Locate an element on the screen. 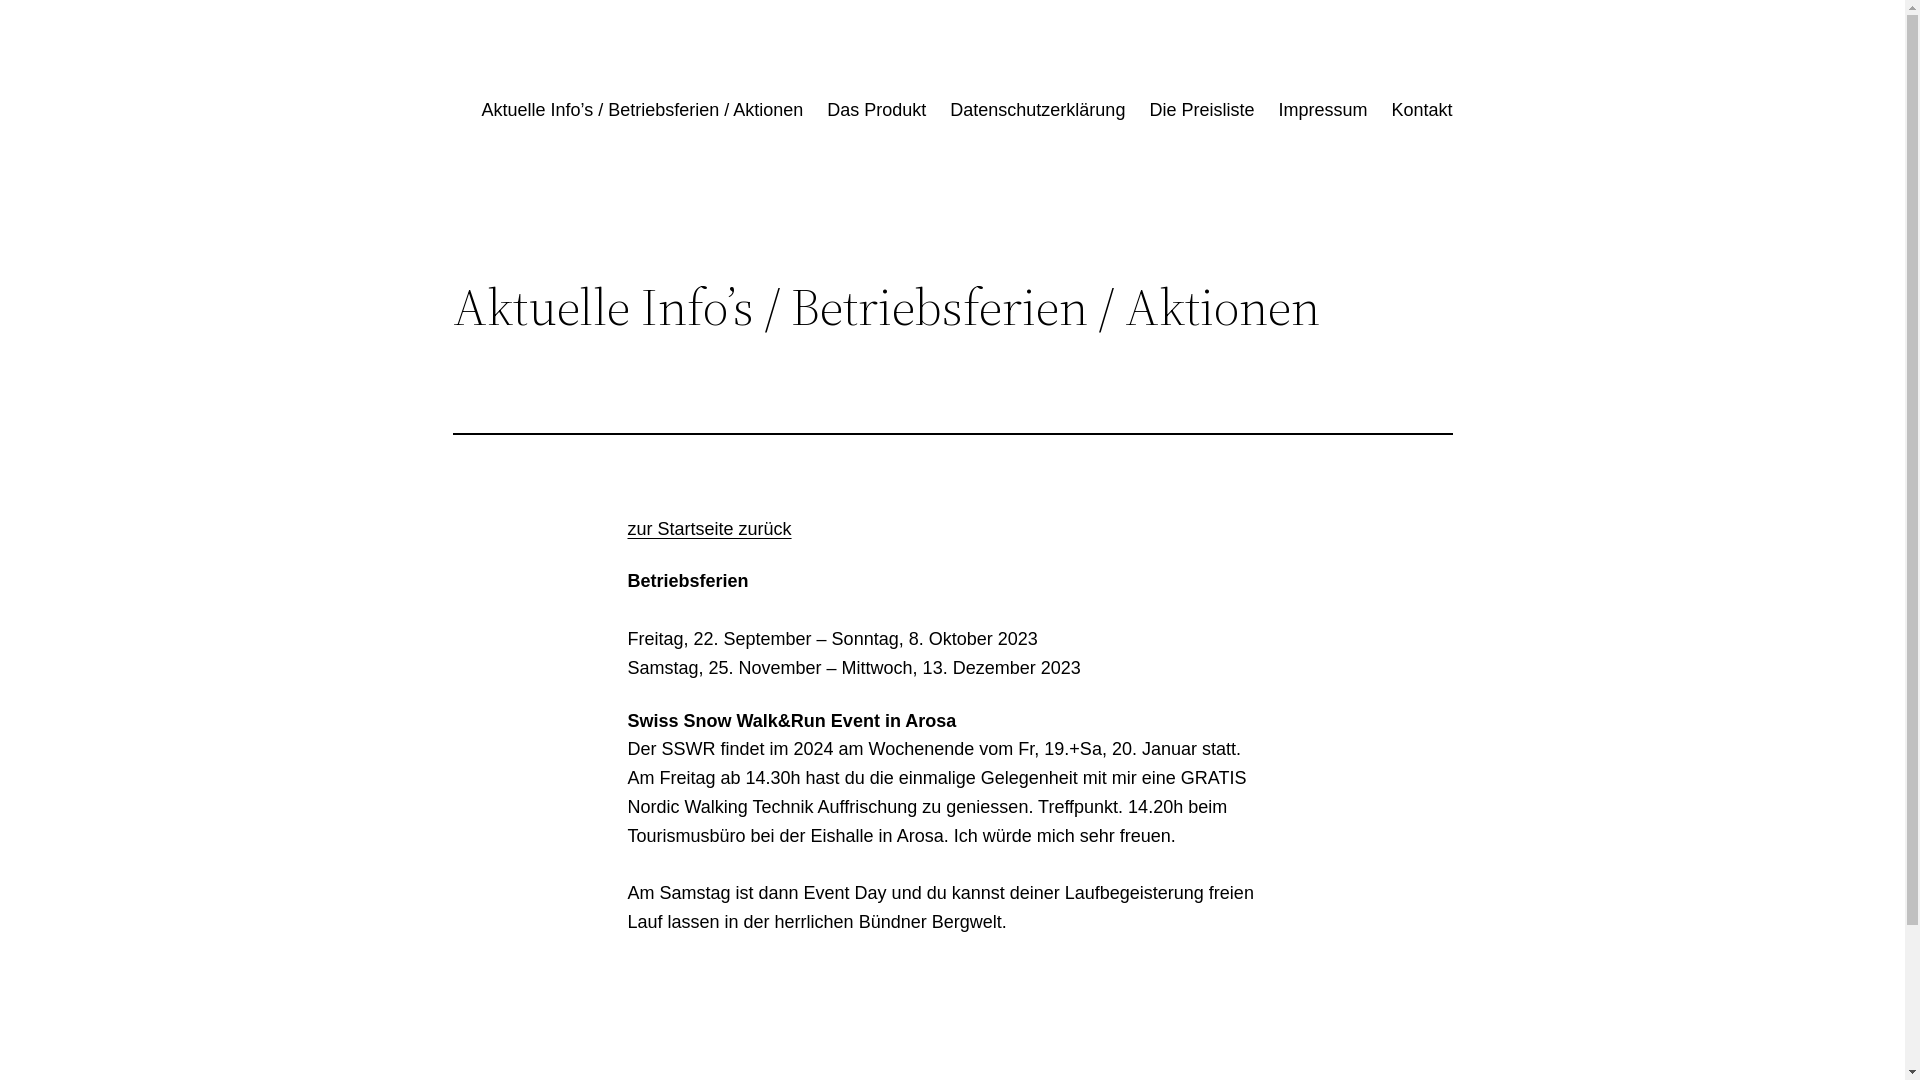  'Die Preisliste' is located at coordinates (1200, 110).